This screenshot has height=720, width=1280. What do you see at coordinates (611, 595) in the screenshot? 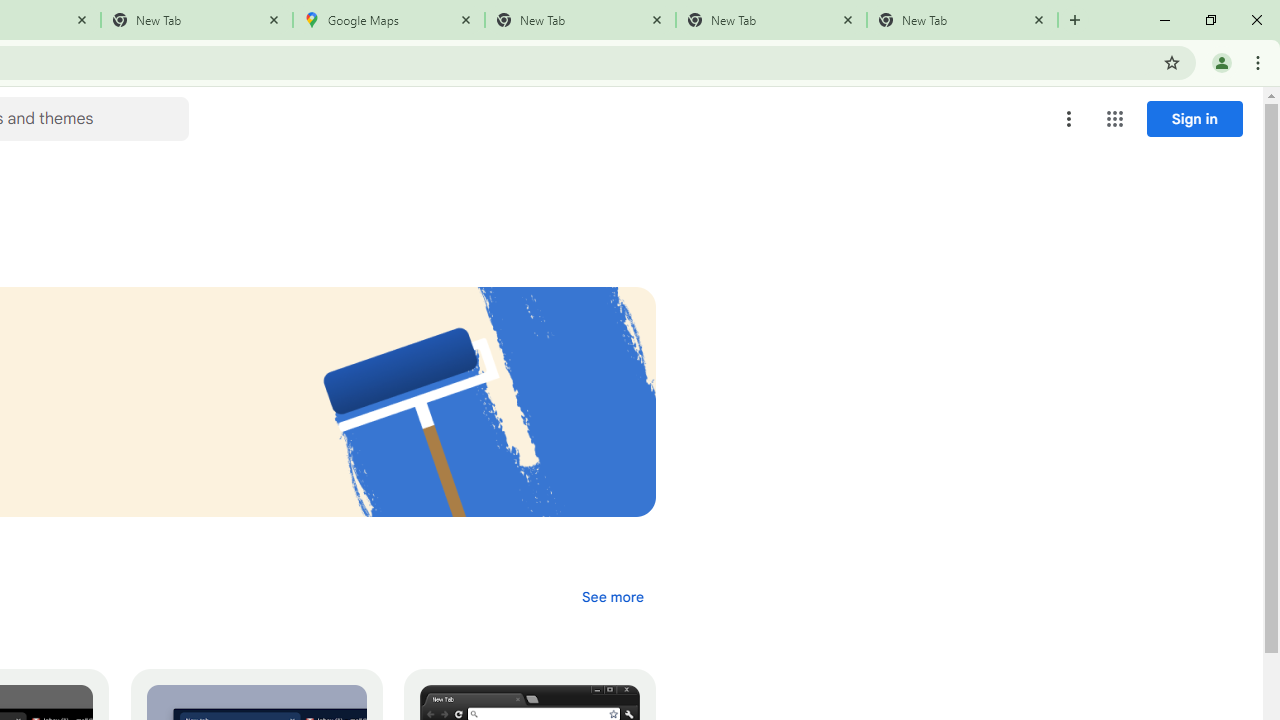
I see `'See more of the "Dark & black themes" collection'` at bounding box center [611, 595].